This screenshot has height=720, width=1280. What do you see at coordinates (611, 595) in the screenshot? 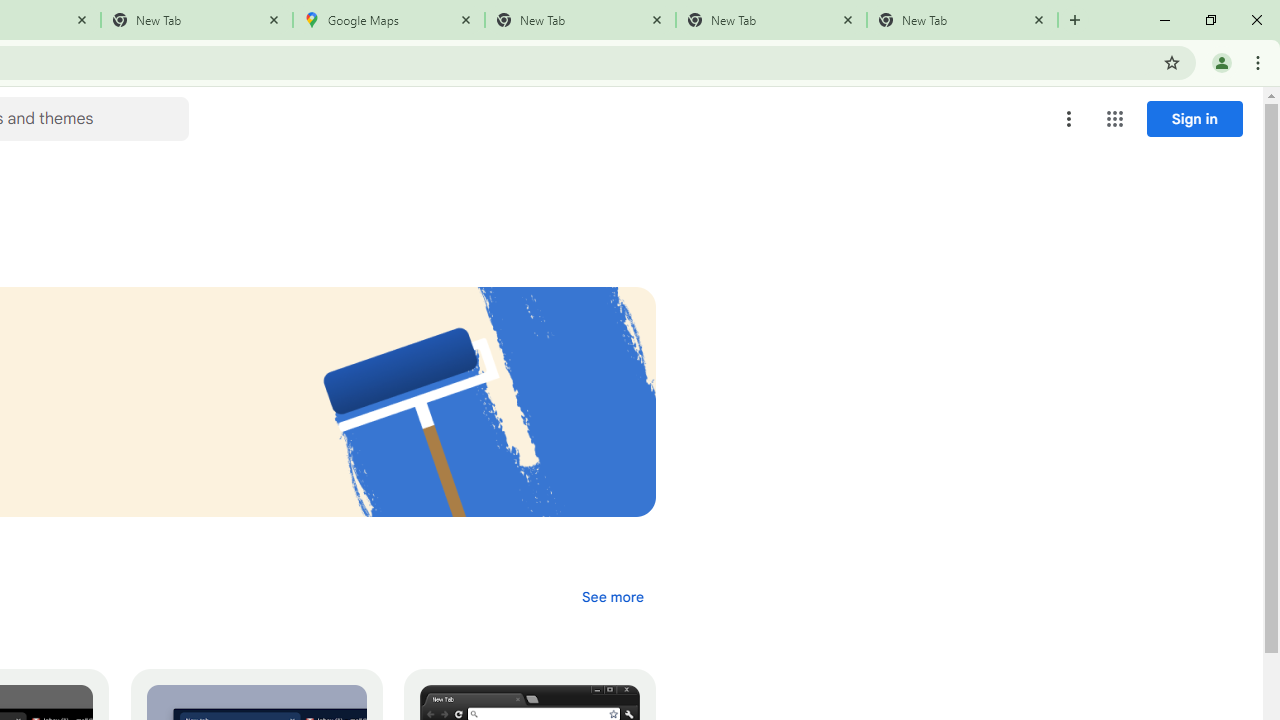
I see `'See more of the "Dark & black themes" collection'` at bounding box center [611, 595].